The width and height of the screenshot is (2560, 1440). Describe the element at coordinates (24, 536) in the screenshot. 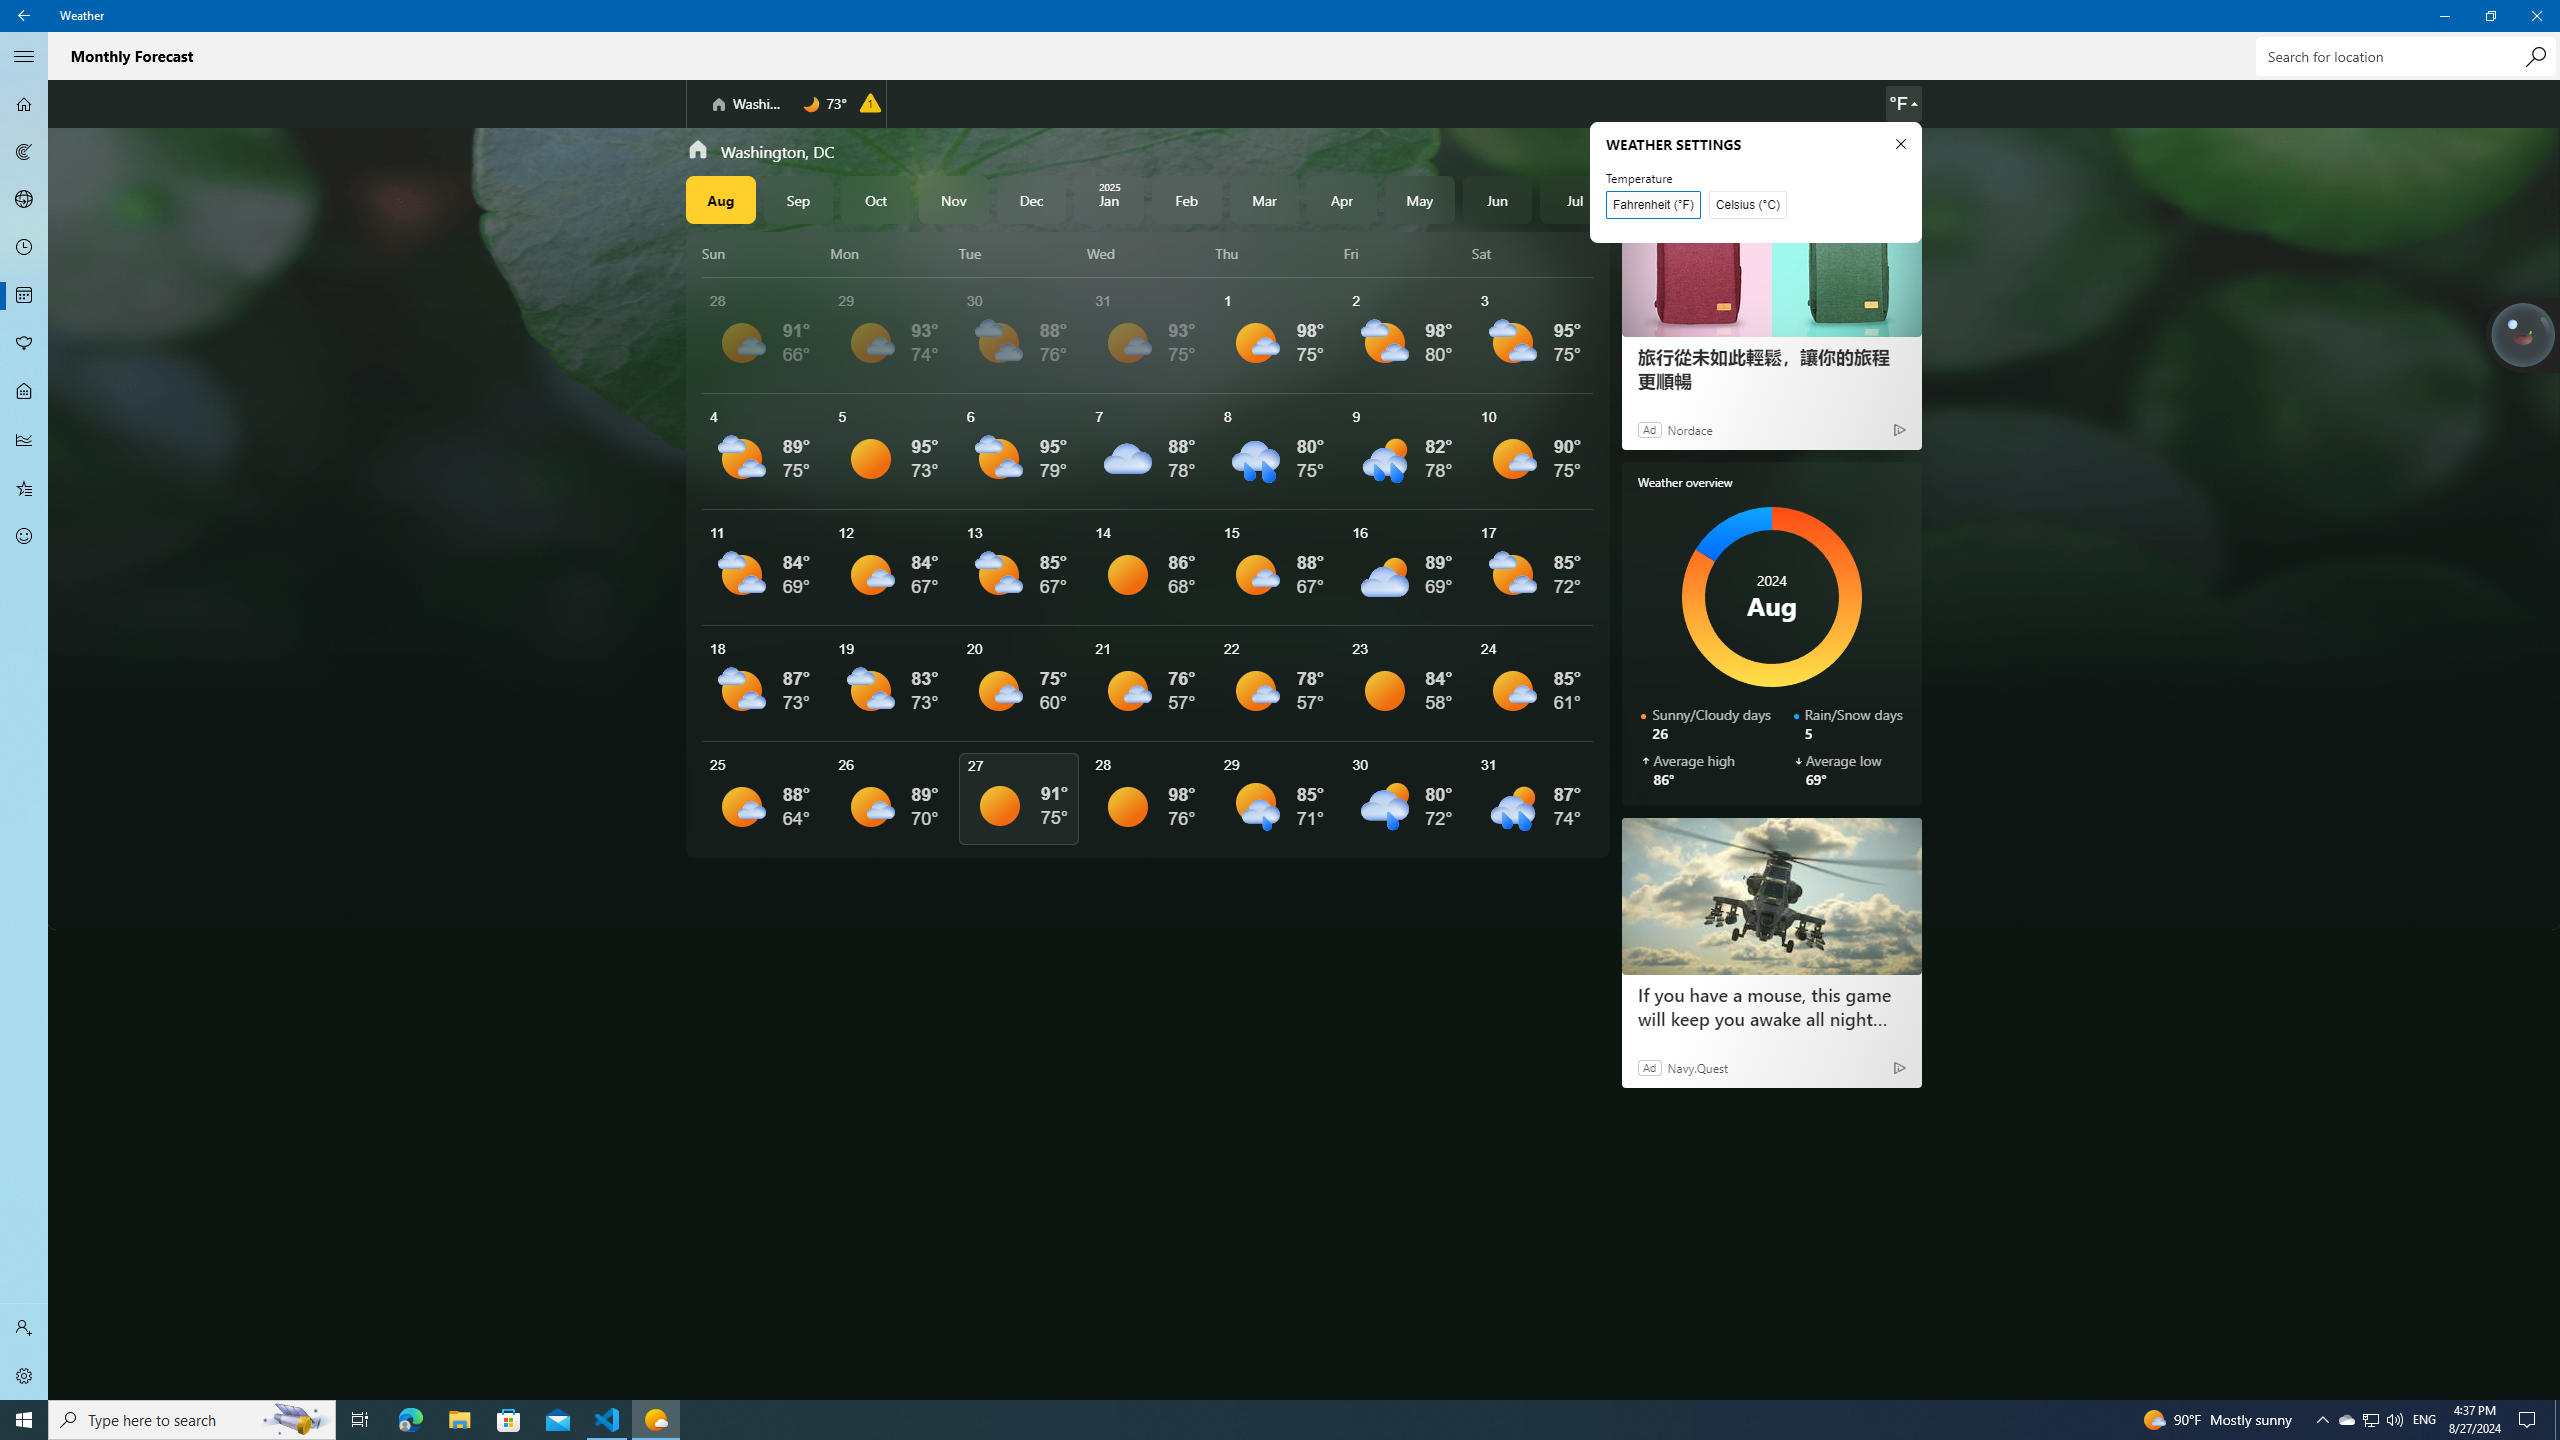

I see `'Send Feedback - Not Selected'` at that location.